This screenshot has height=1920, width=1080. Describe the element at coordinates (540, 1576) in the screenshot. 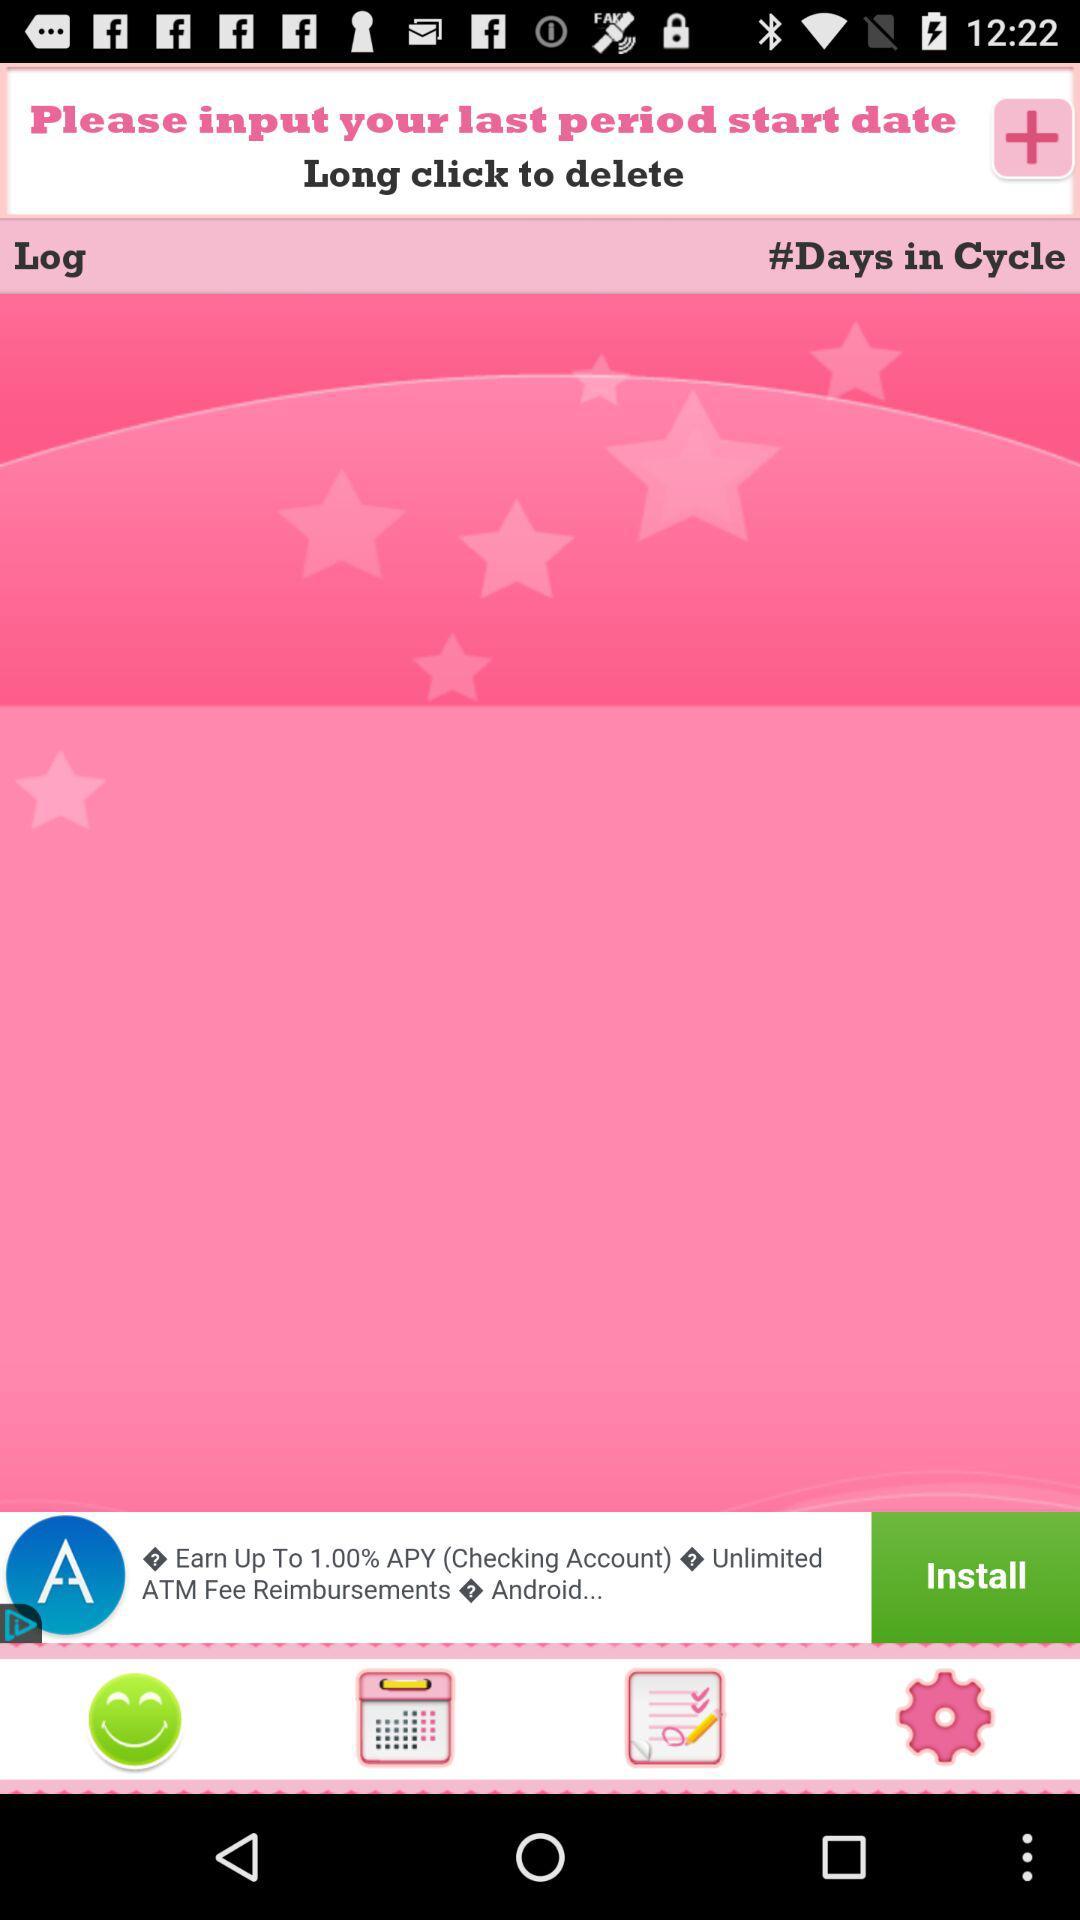

I see `period input indicator` at that location.